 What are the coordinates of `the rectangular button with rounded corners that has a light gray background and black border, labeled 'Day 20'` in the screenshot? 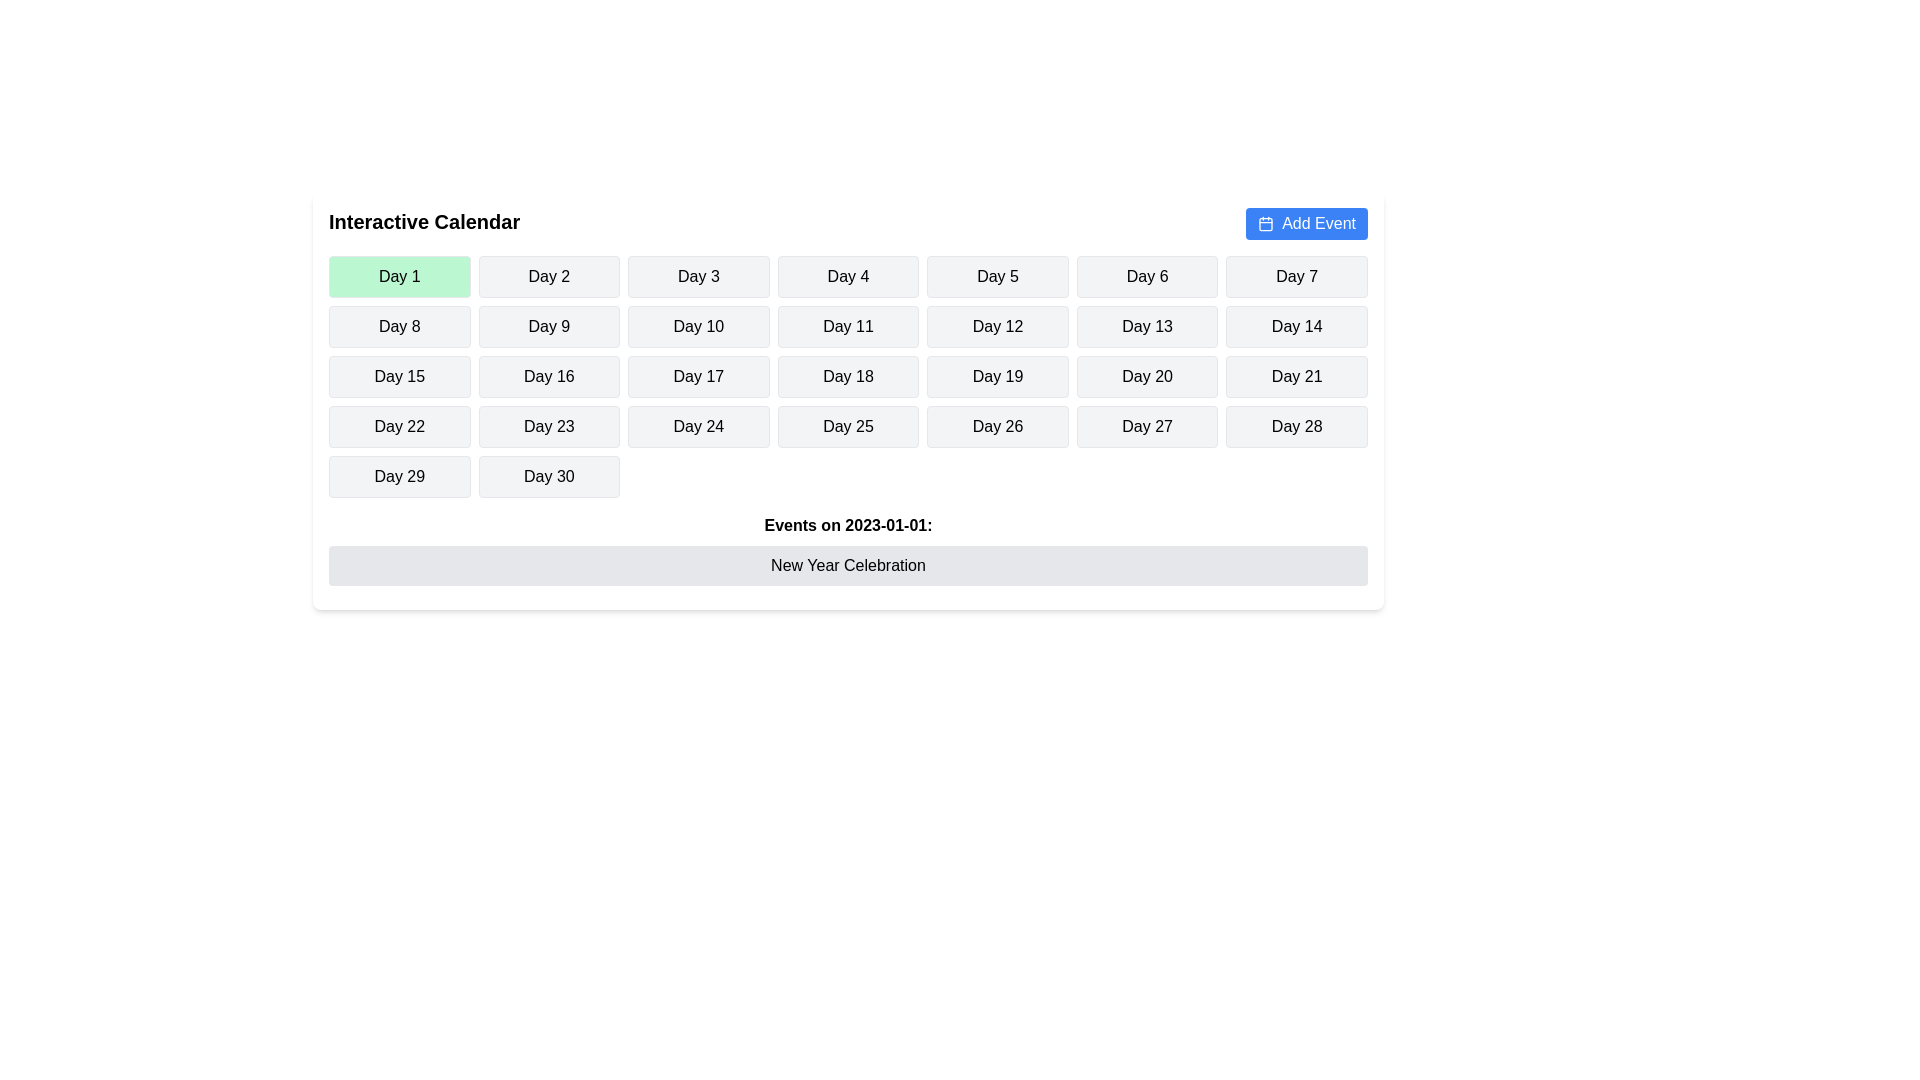 It's located at (1147, 377).